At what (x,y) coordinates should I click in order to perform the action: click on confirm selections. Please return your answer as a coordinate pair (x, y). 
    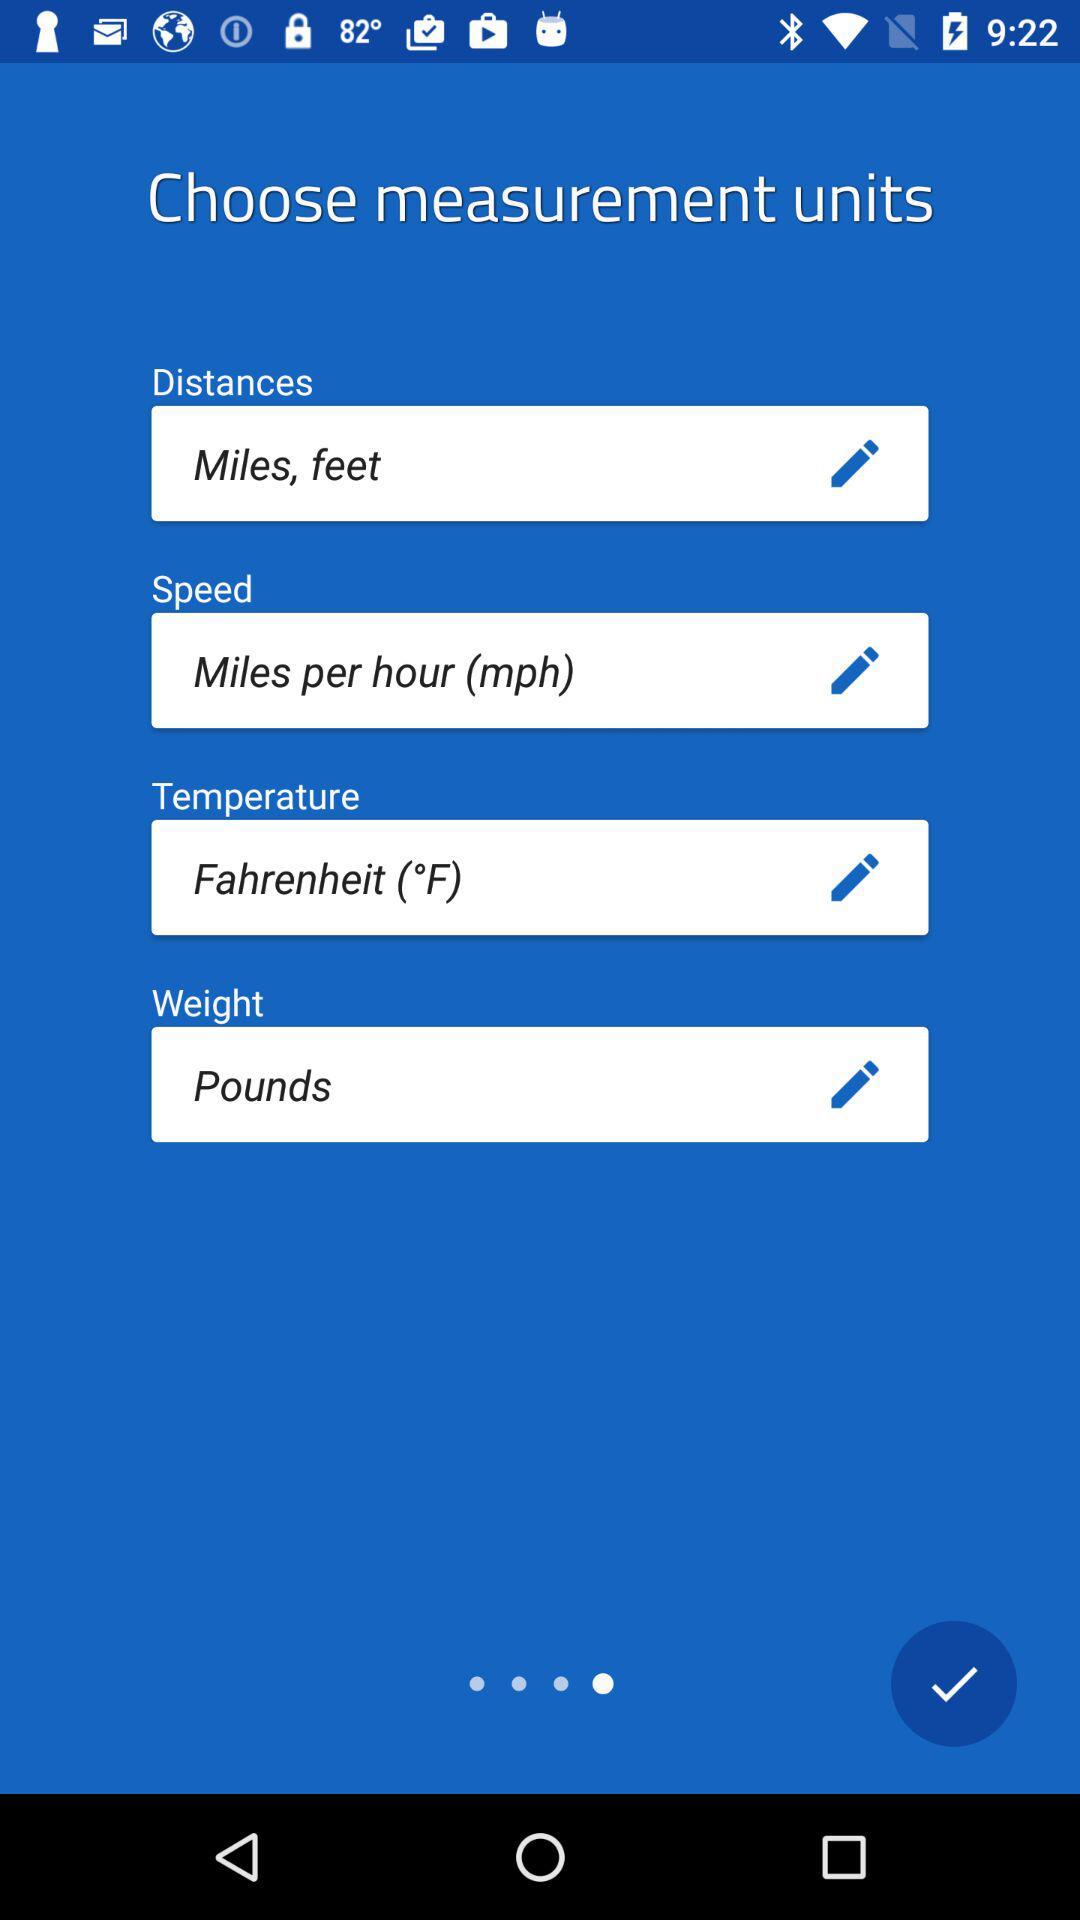
    Looking at the image, I should click on (952, 1682).